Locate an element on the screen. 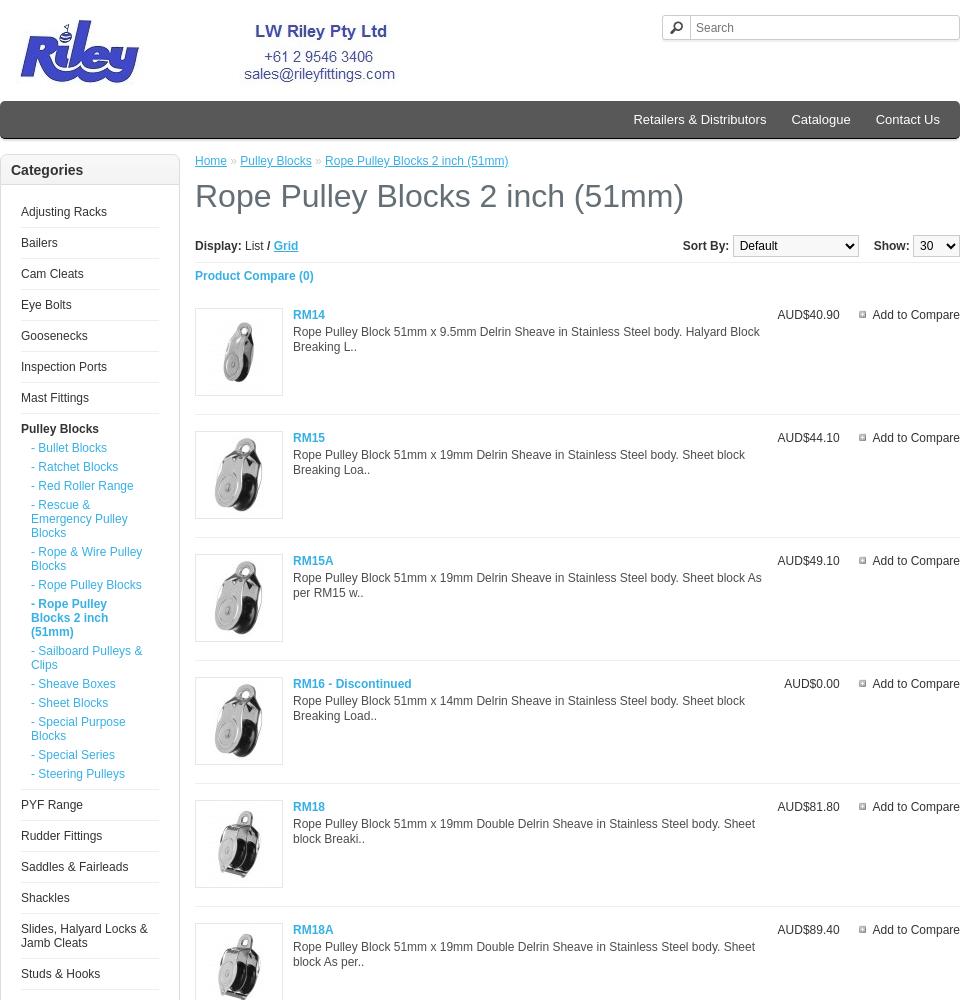 The height and width of the screenshot is (1000, 960). 'Retailers & Distributors' is located at coordinates (699, 118).